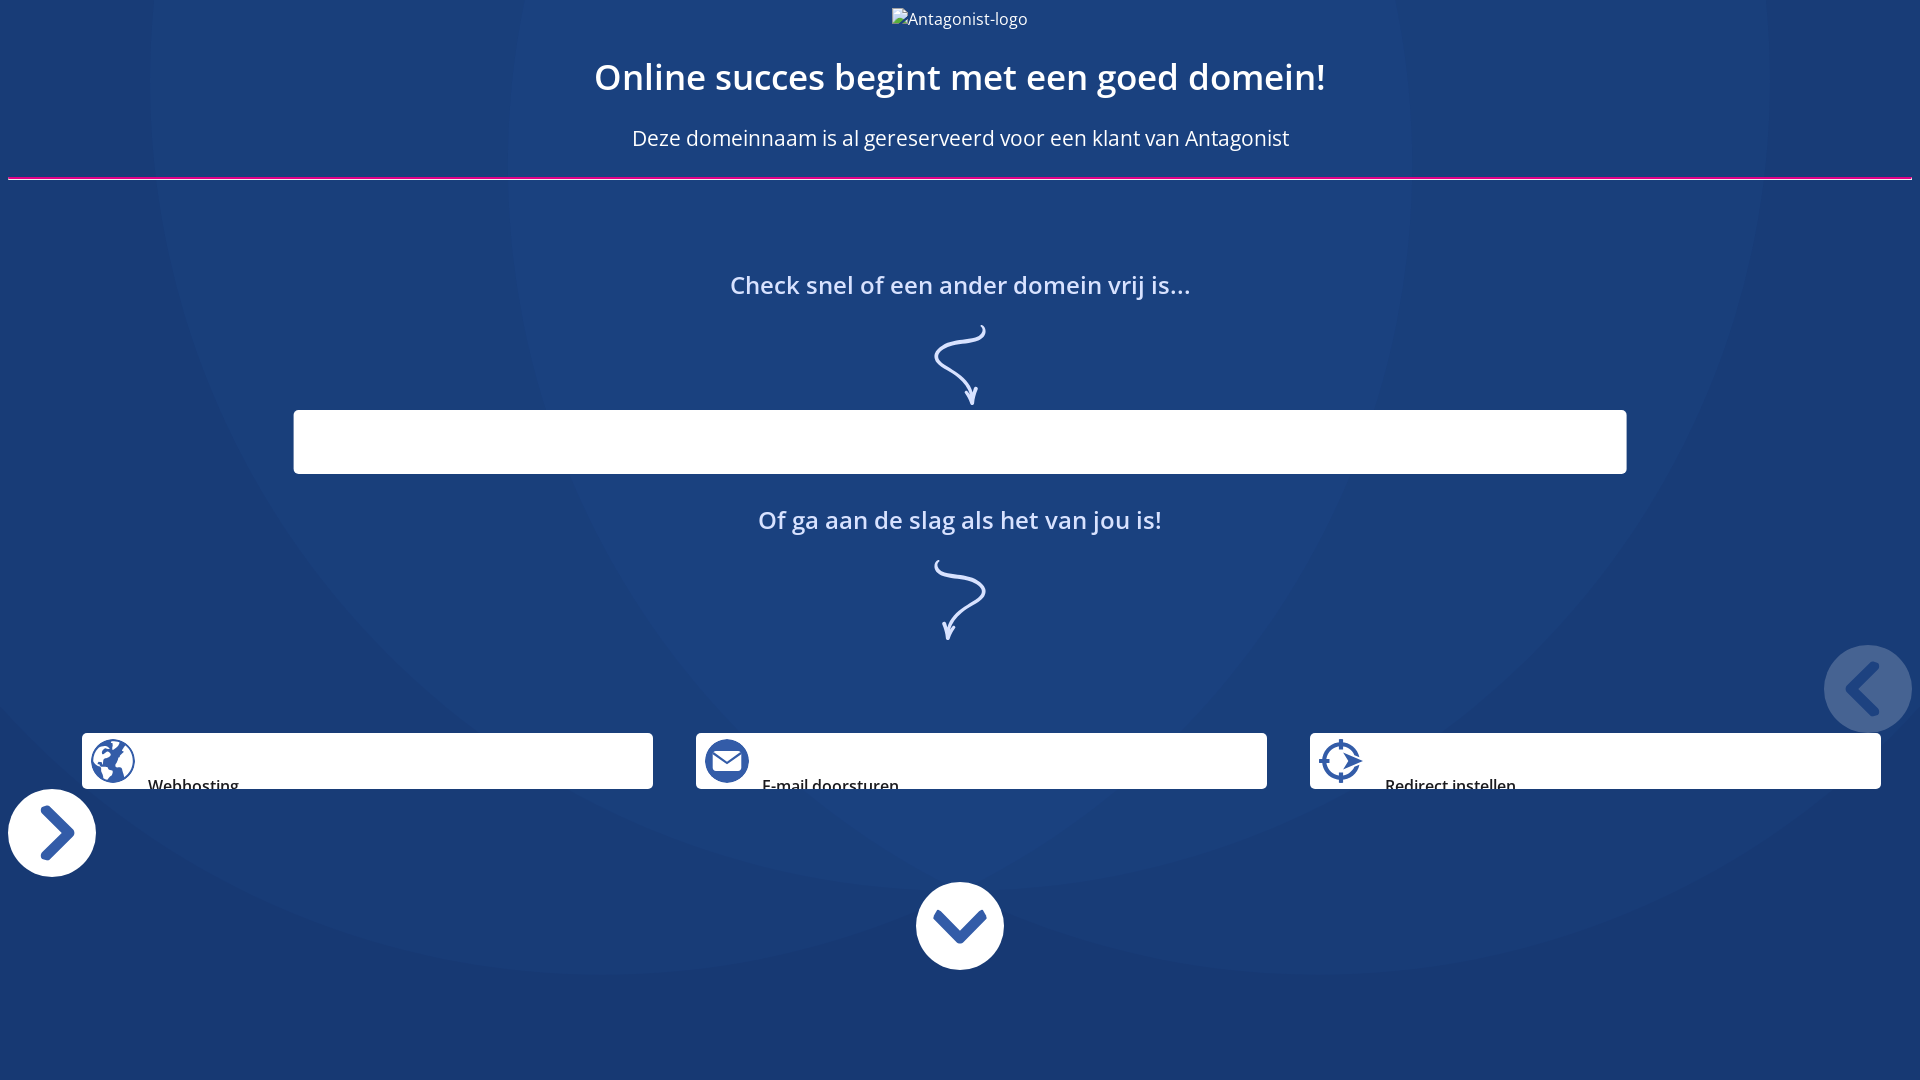 The image size is (1920, 1080). I want to click on 'E-mail doorsturen', so click(981, 760).